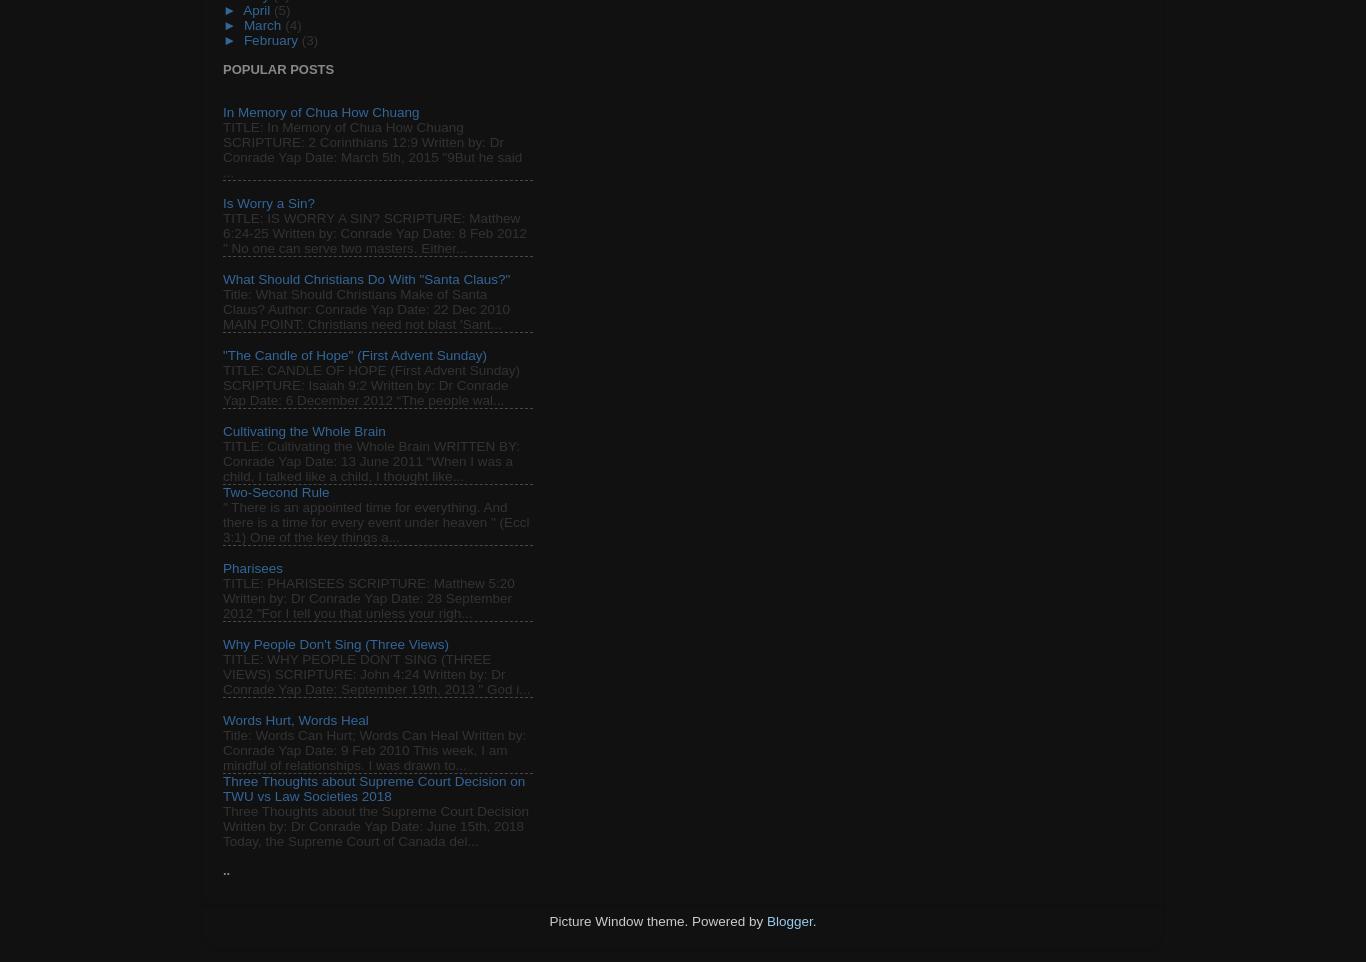  I want to click on 'TITLE: Cultivating the Whole Brain  WRITTEN BY: Conrade Yap  Date: 13 June 2011   “When I was a child, I talked like a child, I thought like...', so click(370, 461).